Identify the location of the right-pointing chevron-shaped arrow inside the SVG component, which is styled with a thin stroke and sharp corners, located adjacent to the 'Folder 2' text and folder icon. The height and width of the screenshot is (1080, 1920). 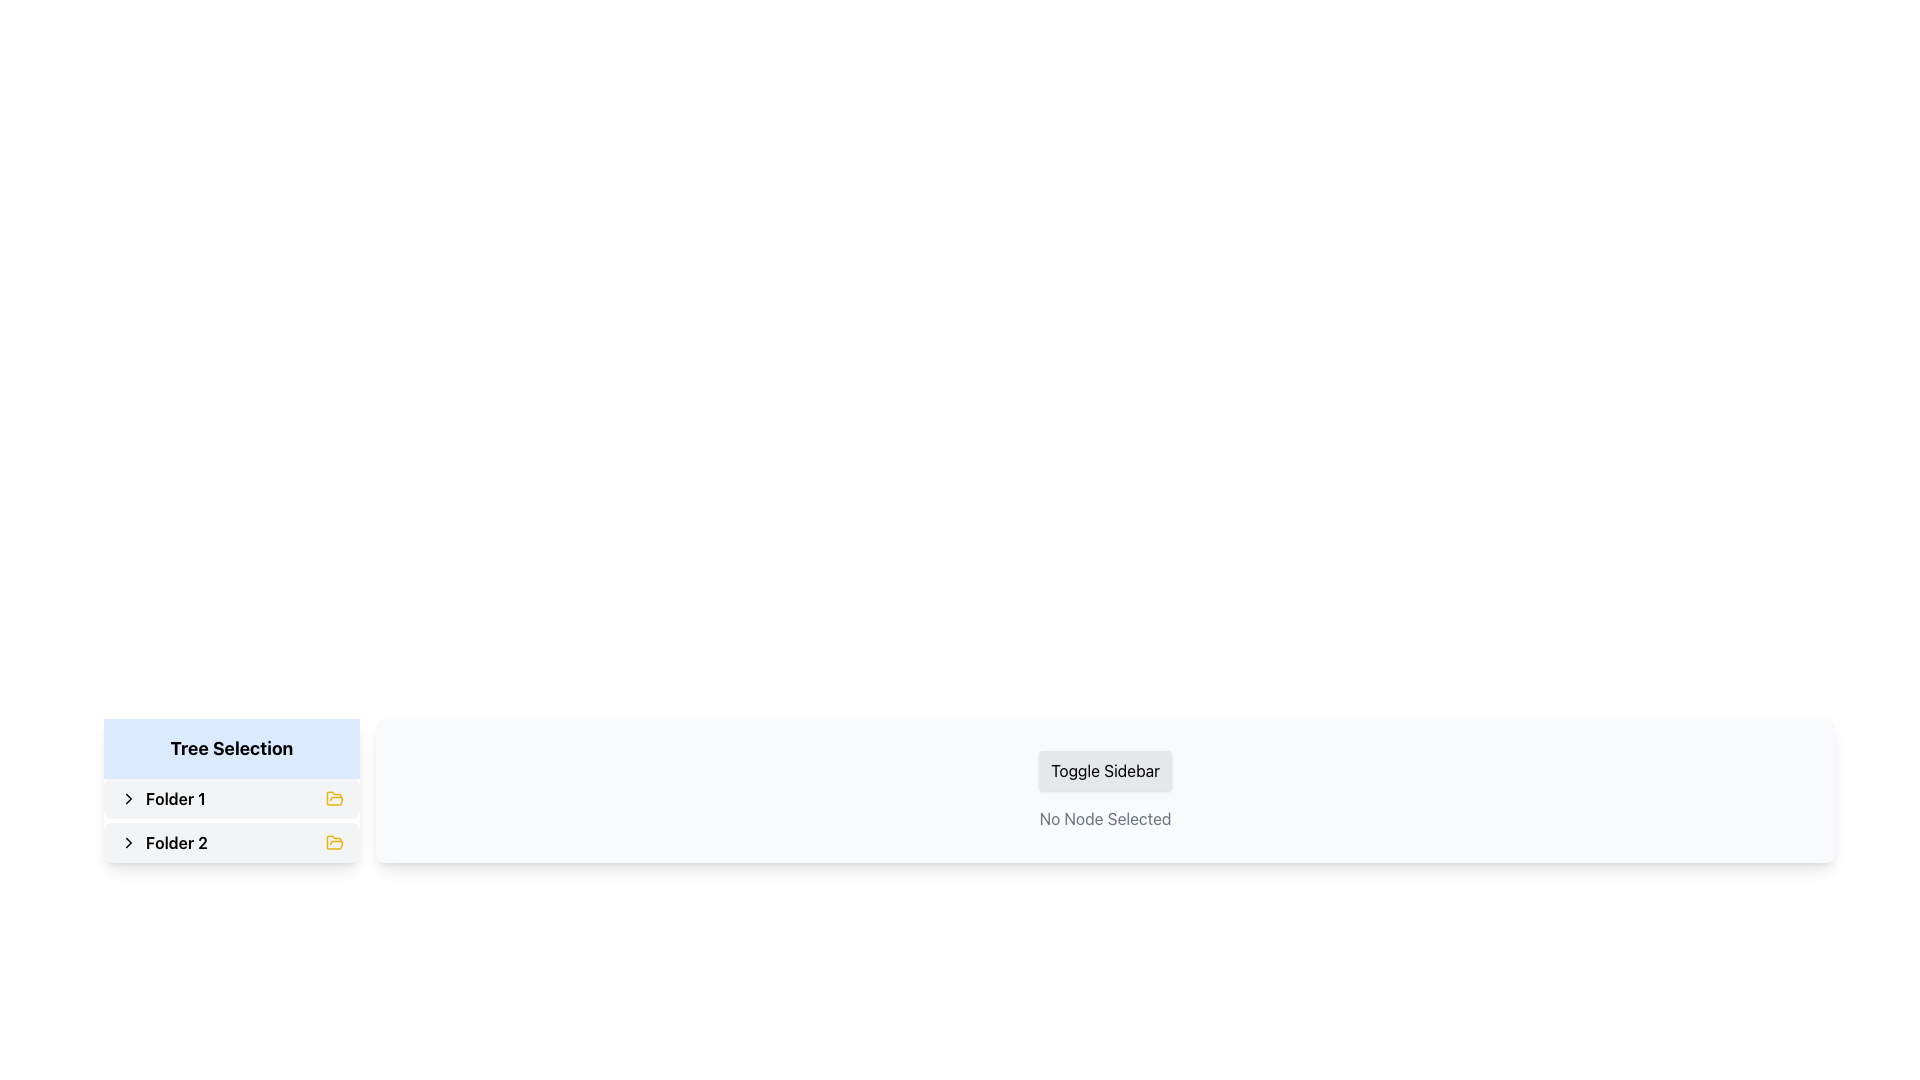
(128, 797).